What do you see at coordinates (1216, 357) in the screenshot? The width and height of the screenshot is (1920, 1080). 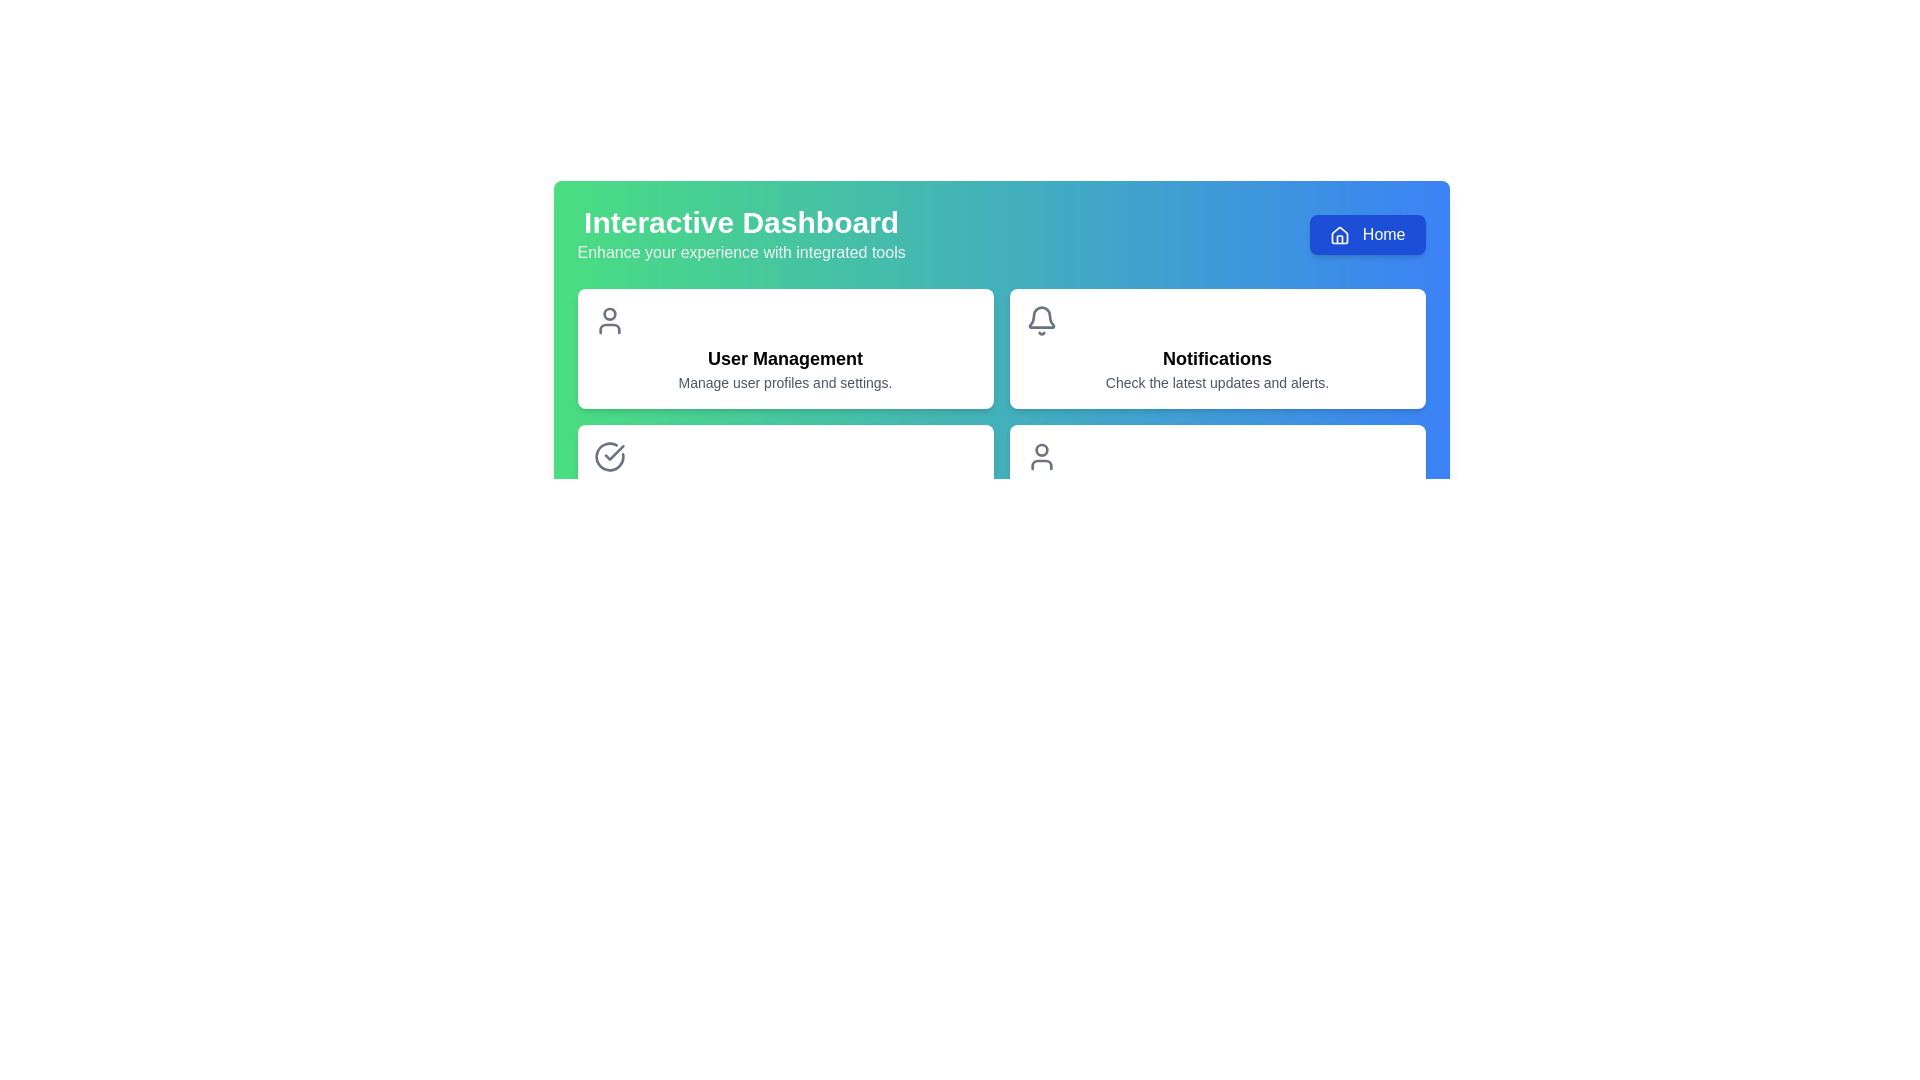 I see `title text label for 'Notifications' located in the top-right quadrant of the interface, centered beneath the bell icon` at bounding box center [1216, 357].